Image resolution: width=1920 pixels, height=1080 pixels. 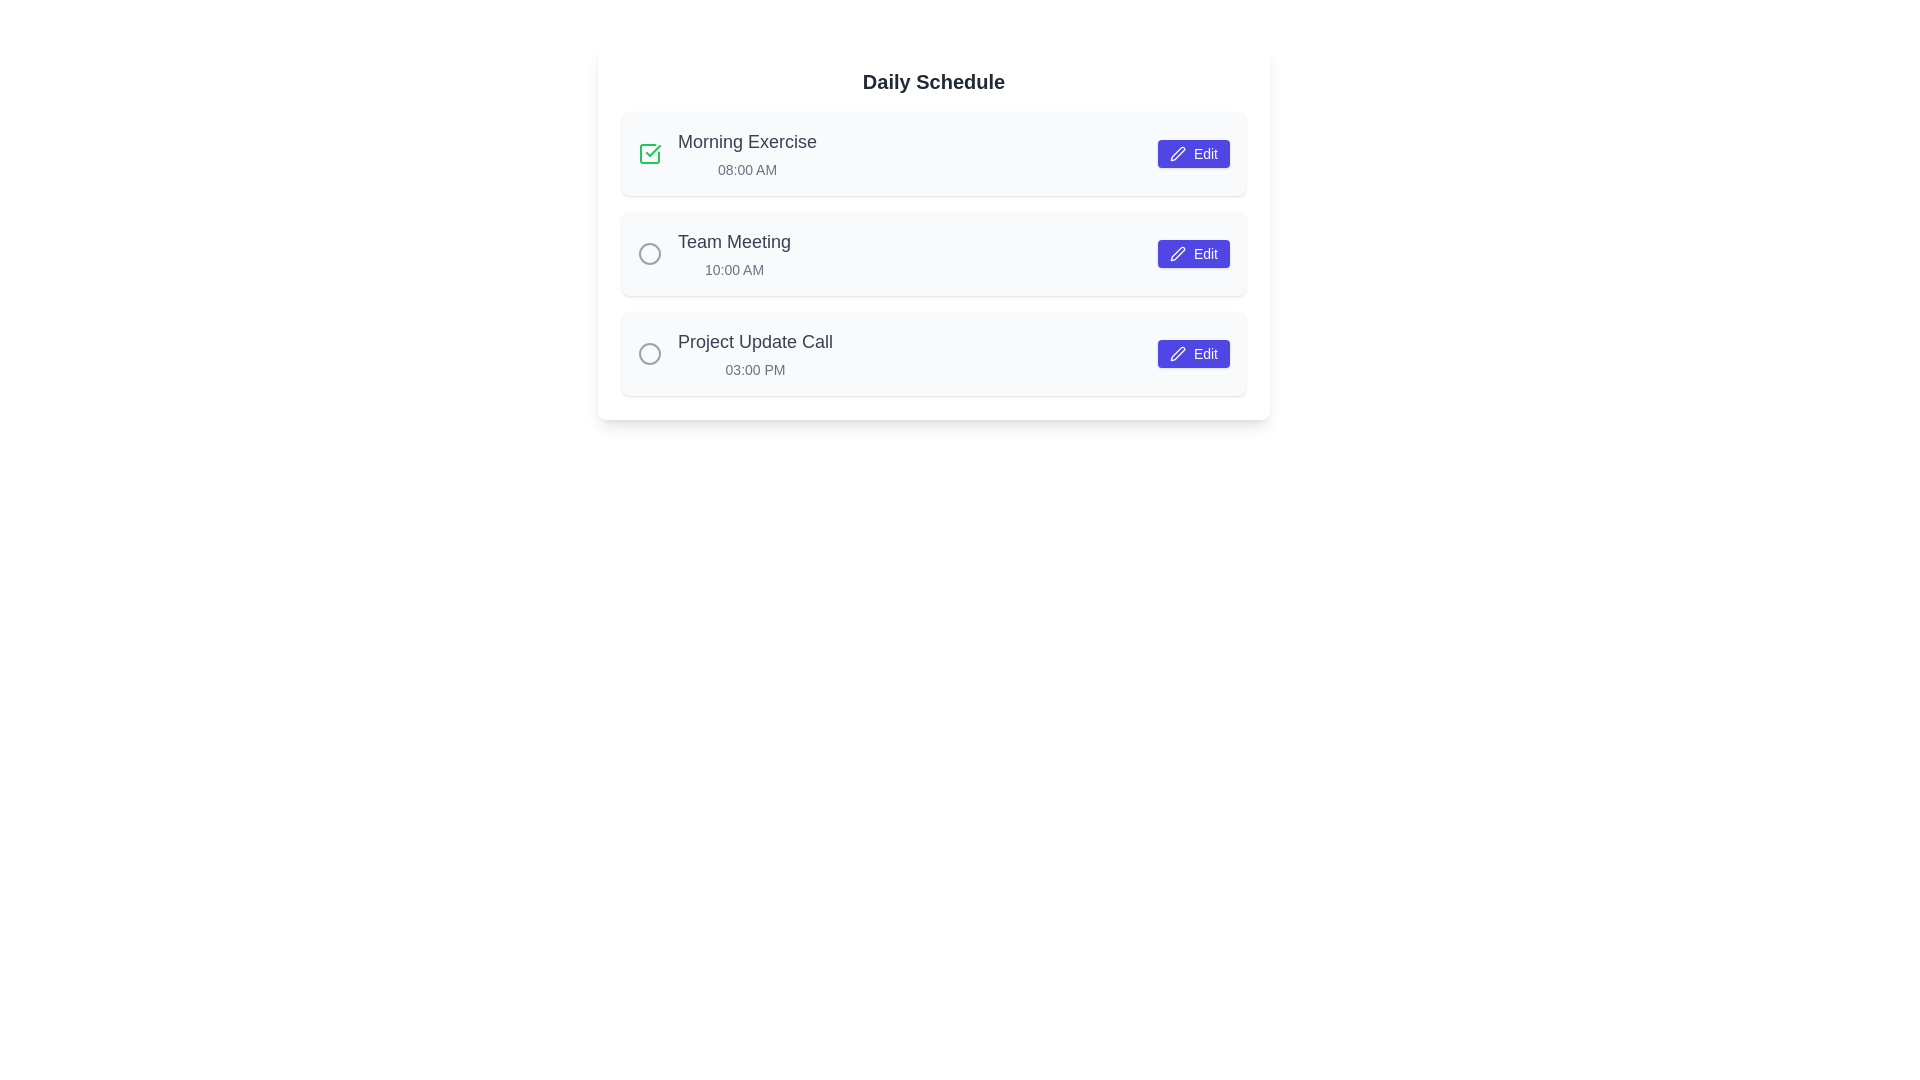 I want to click on the first list item titled 'Morning Exercise' in the Daily Schedule, so click(x=933, y=153).